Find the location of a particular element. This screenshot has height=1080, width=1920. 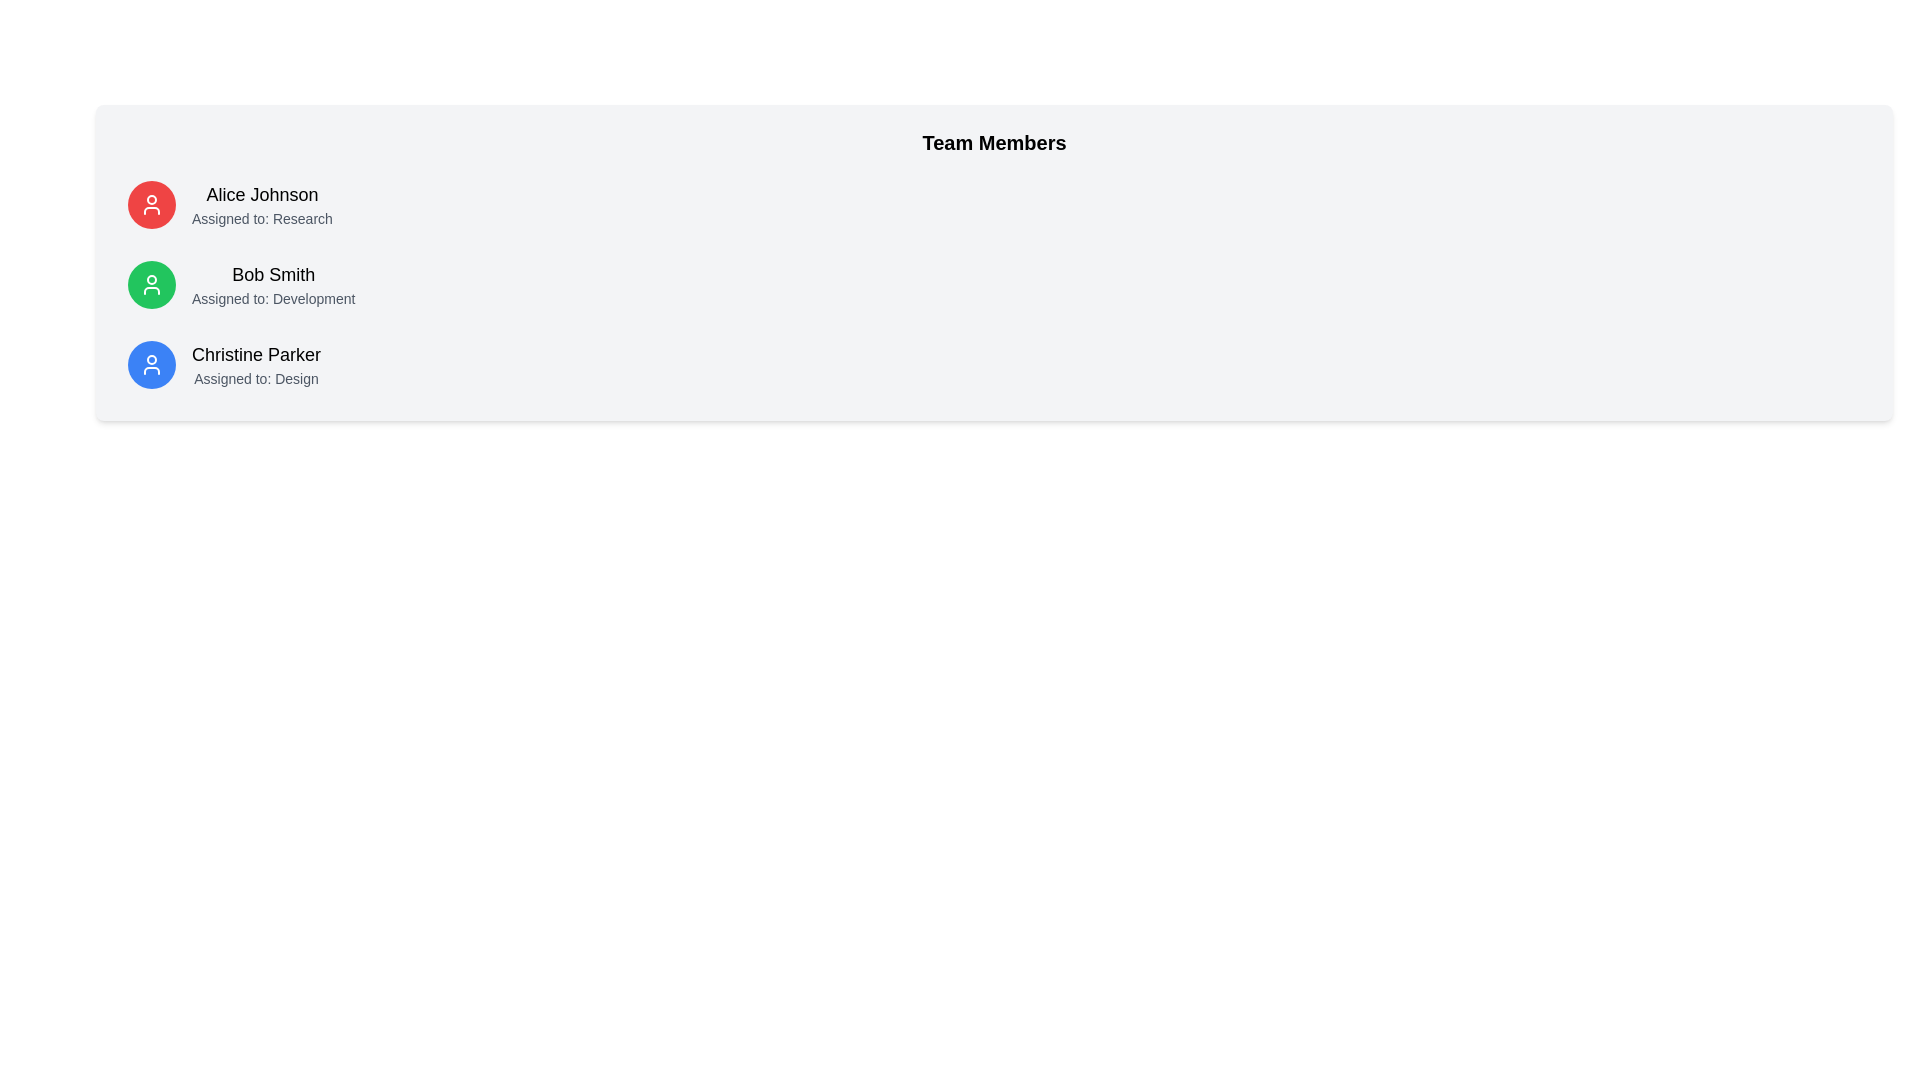

the text label that identifies a team member, located at the top of the team members listing interface is located at coordinates (261, 195).